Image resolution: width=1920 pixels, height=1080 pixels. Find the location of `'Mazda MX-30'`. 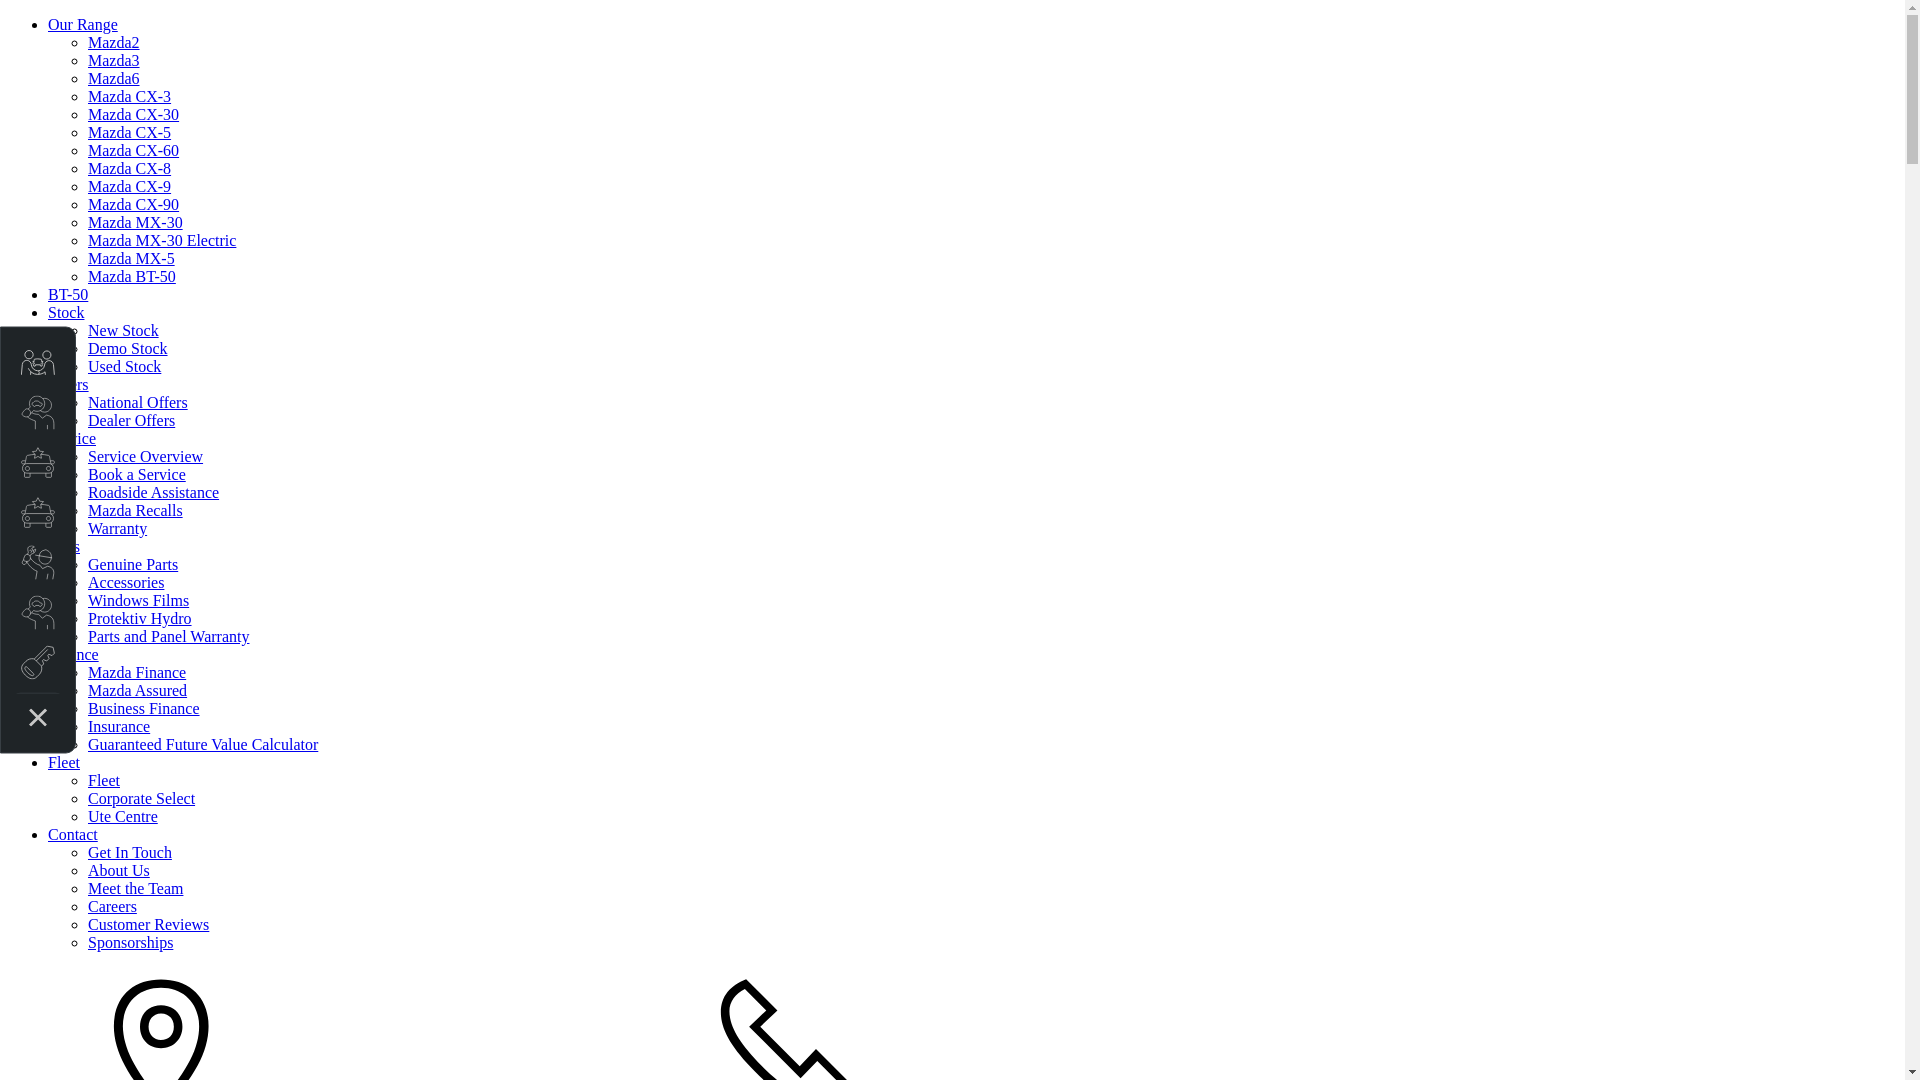

'Mazda MX-30' is located at coordinates (86, 222).